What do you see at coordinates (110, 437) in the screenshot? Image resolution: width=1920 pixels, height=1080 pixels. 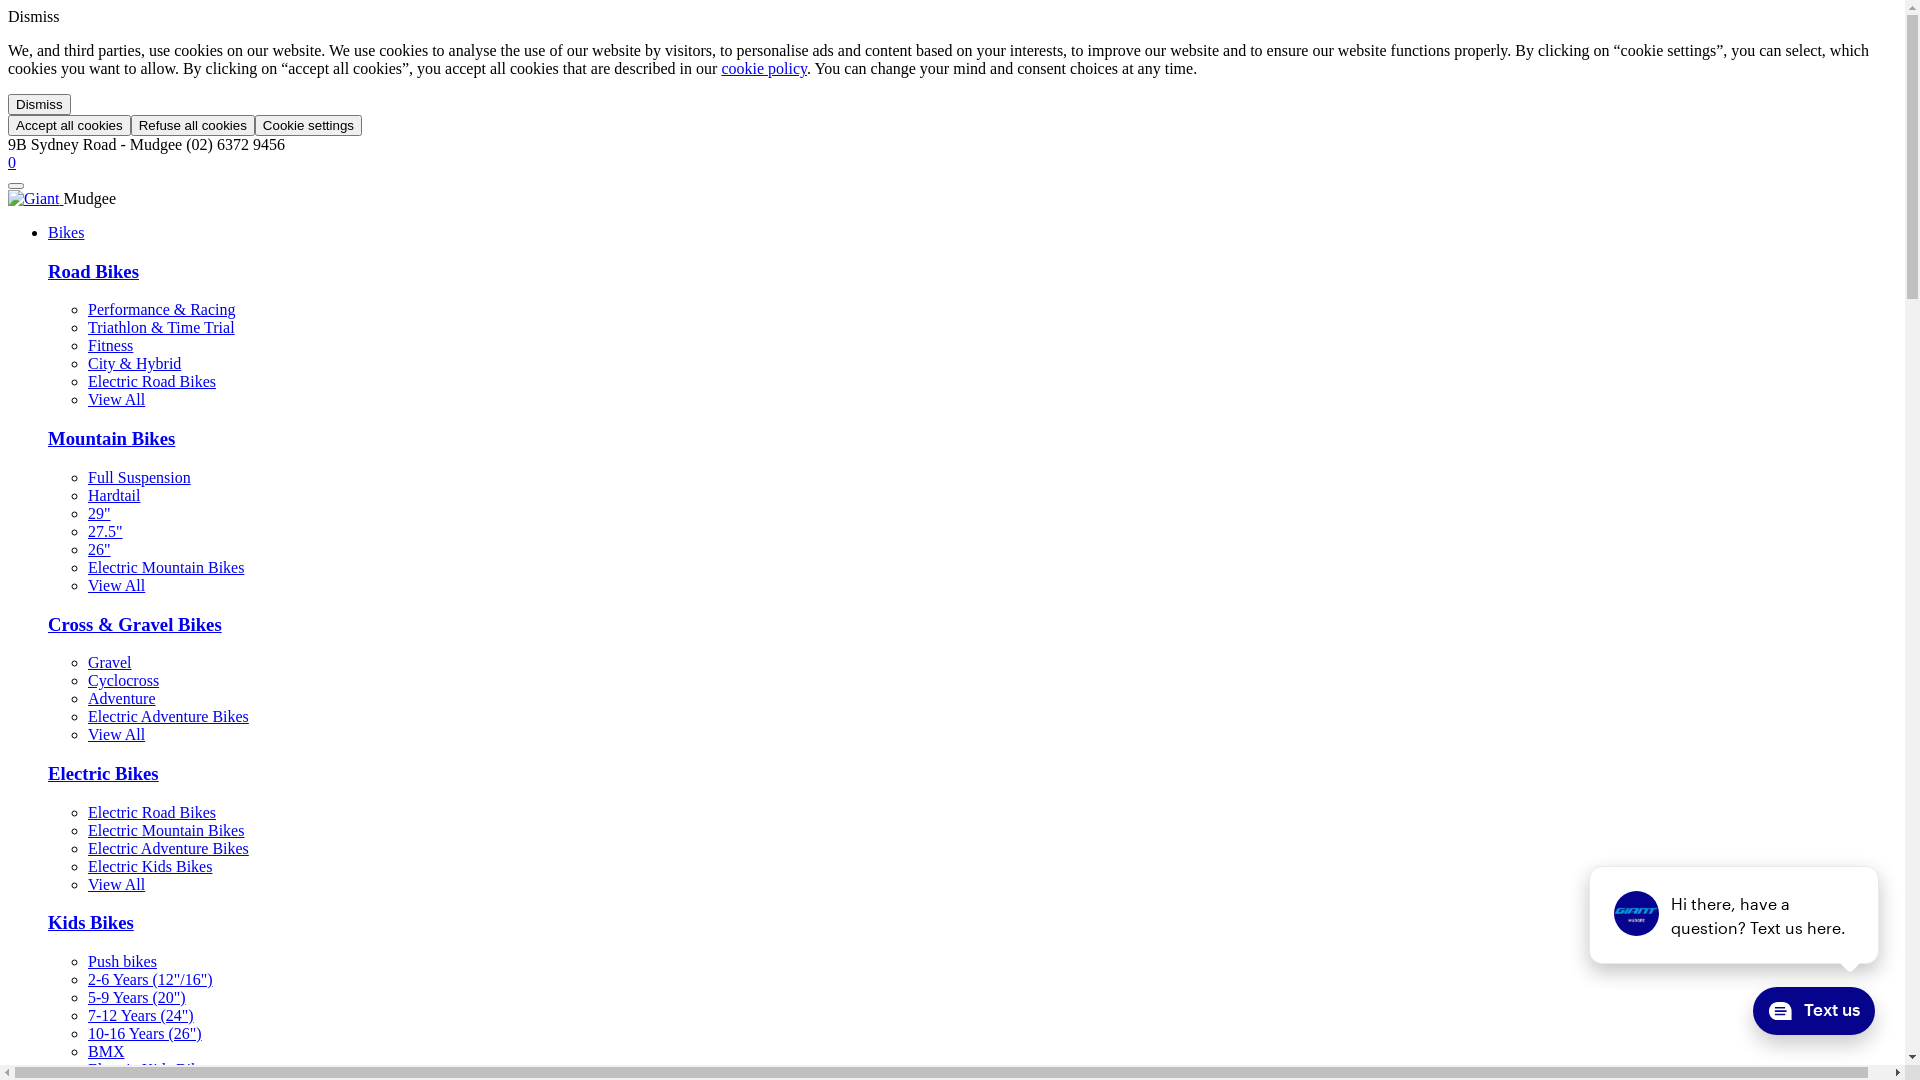 I see `'Mountain Bikes'` at bounding box center [110, 437].